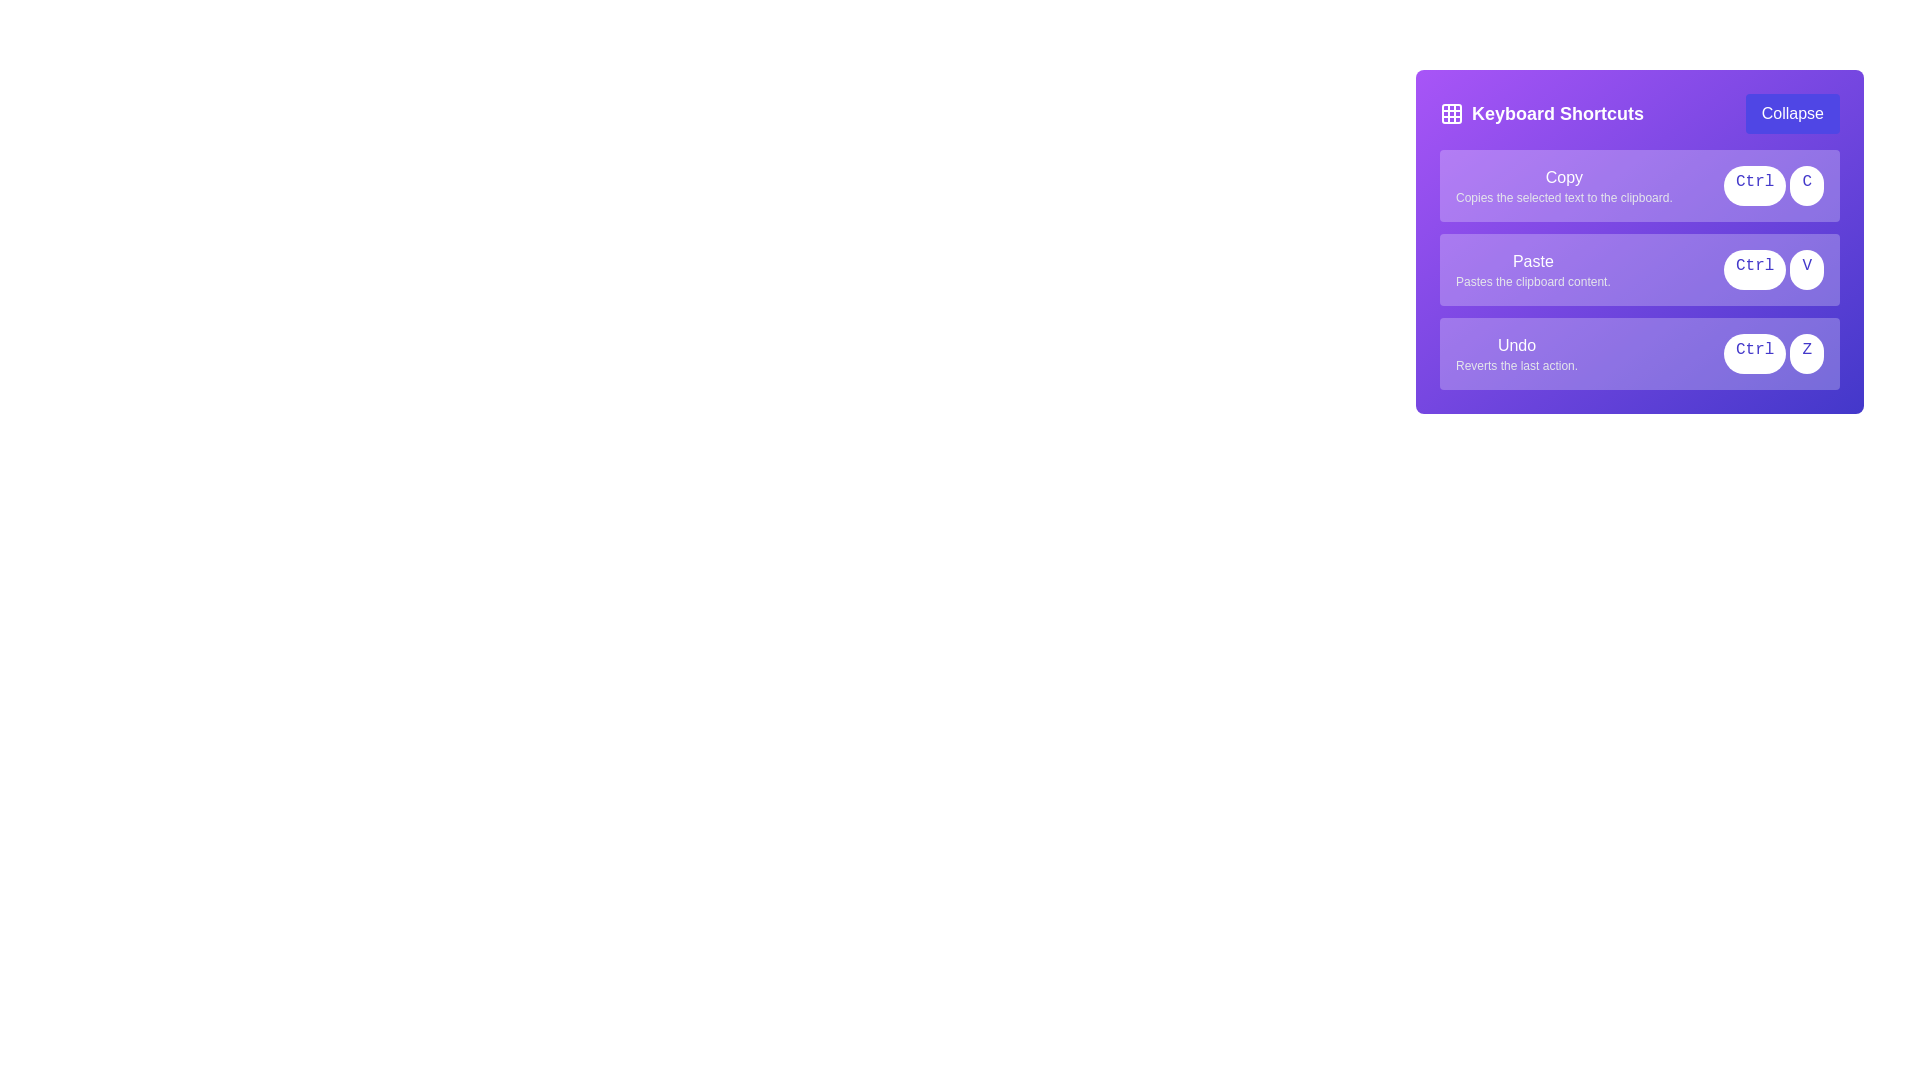 This screenshot has height=1080, width=1920. What do you see at coordinates (1516, 353) in the screenshot?
I see `the 'Undo' text description element, which is the third item in the list of shortcut descriptions within the purple 'Keyboard Shortcuts' panel` at bounding box center [1516, 353].